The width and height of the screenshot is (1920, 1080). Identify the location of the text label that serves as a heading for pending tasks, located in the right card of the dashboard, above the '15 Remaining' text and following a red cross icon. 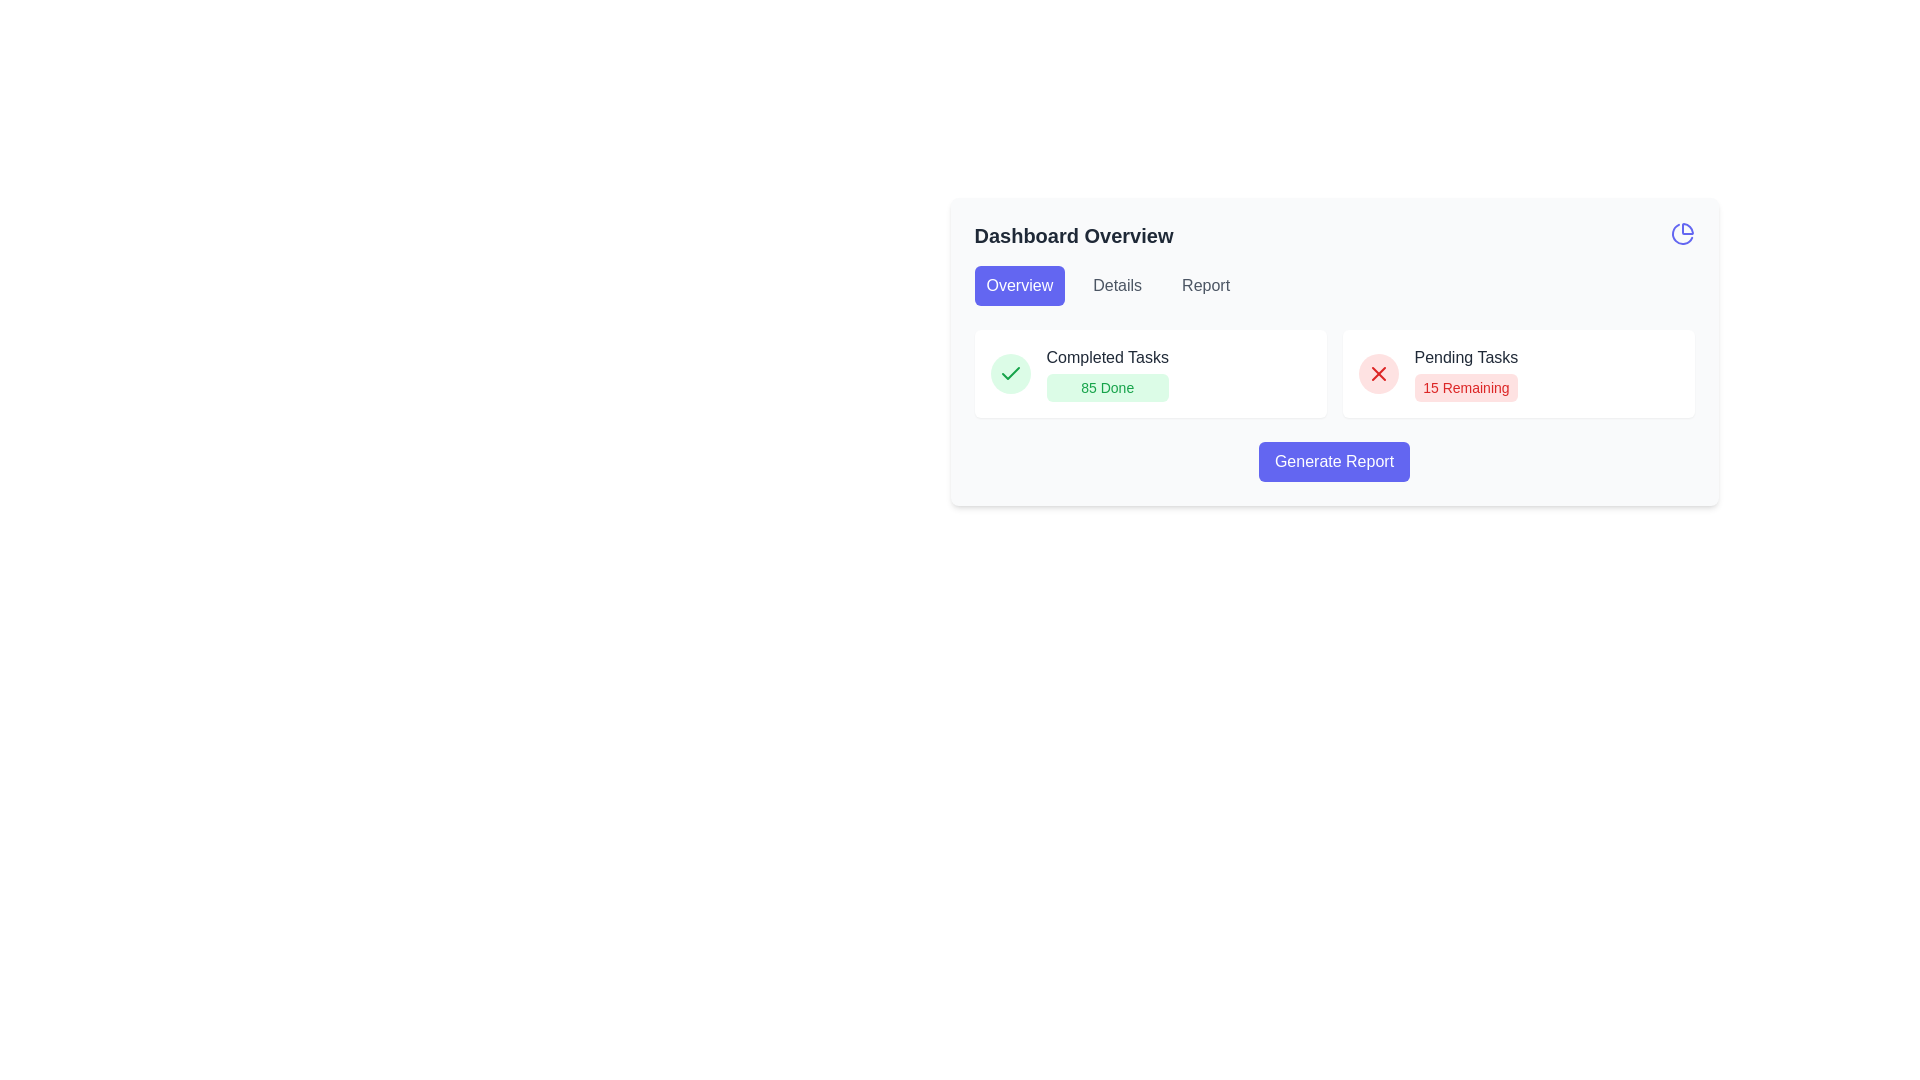
(1466, 357).